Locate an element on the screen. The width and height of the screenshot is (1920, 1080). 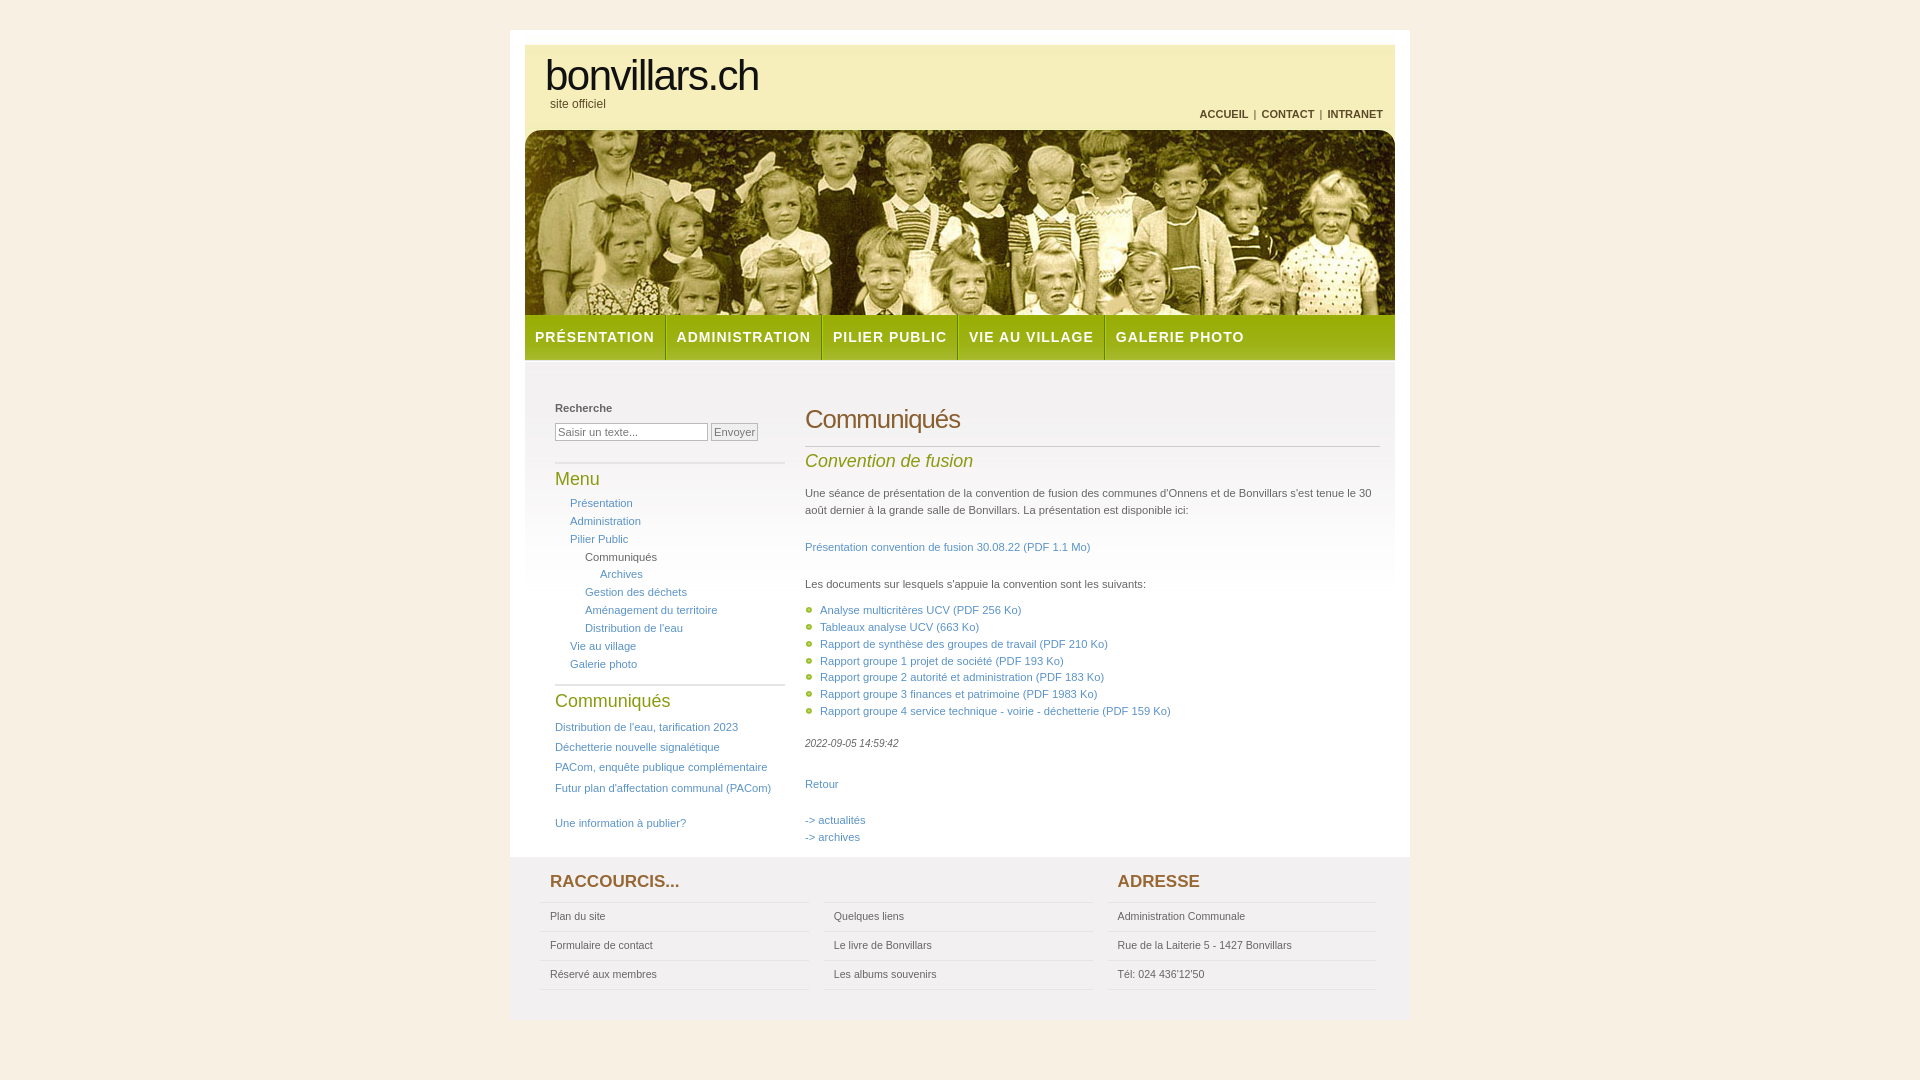
'CONTACT' is located at coordinates (1287, 114).